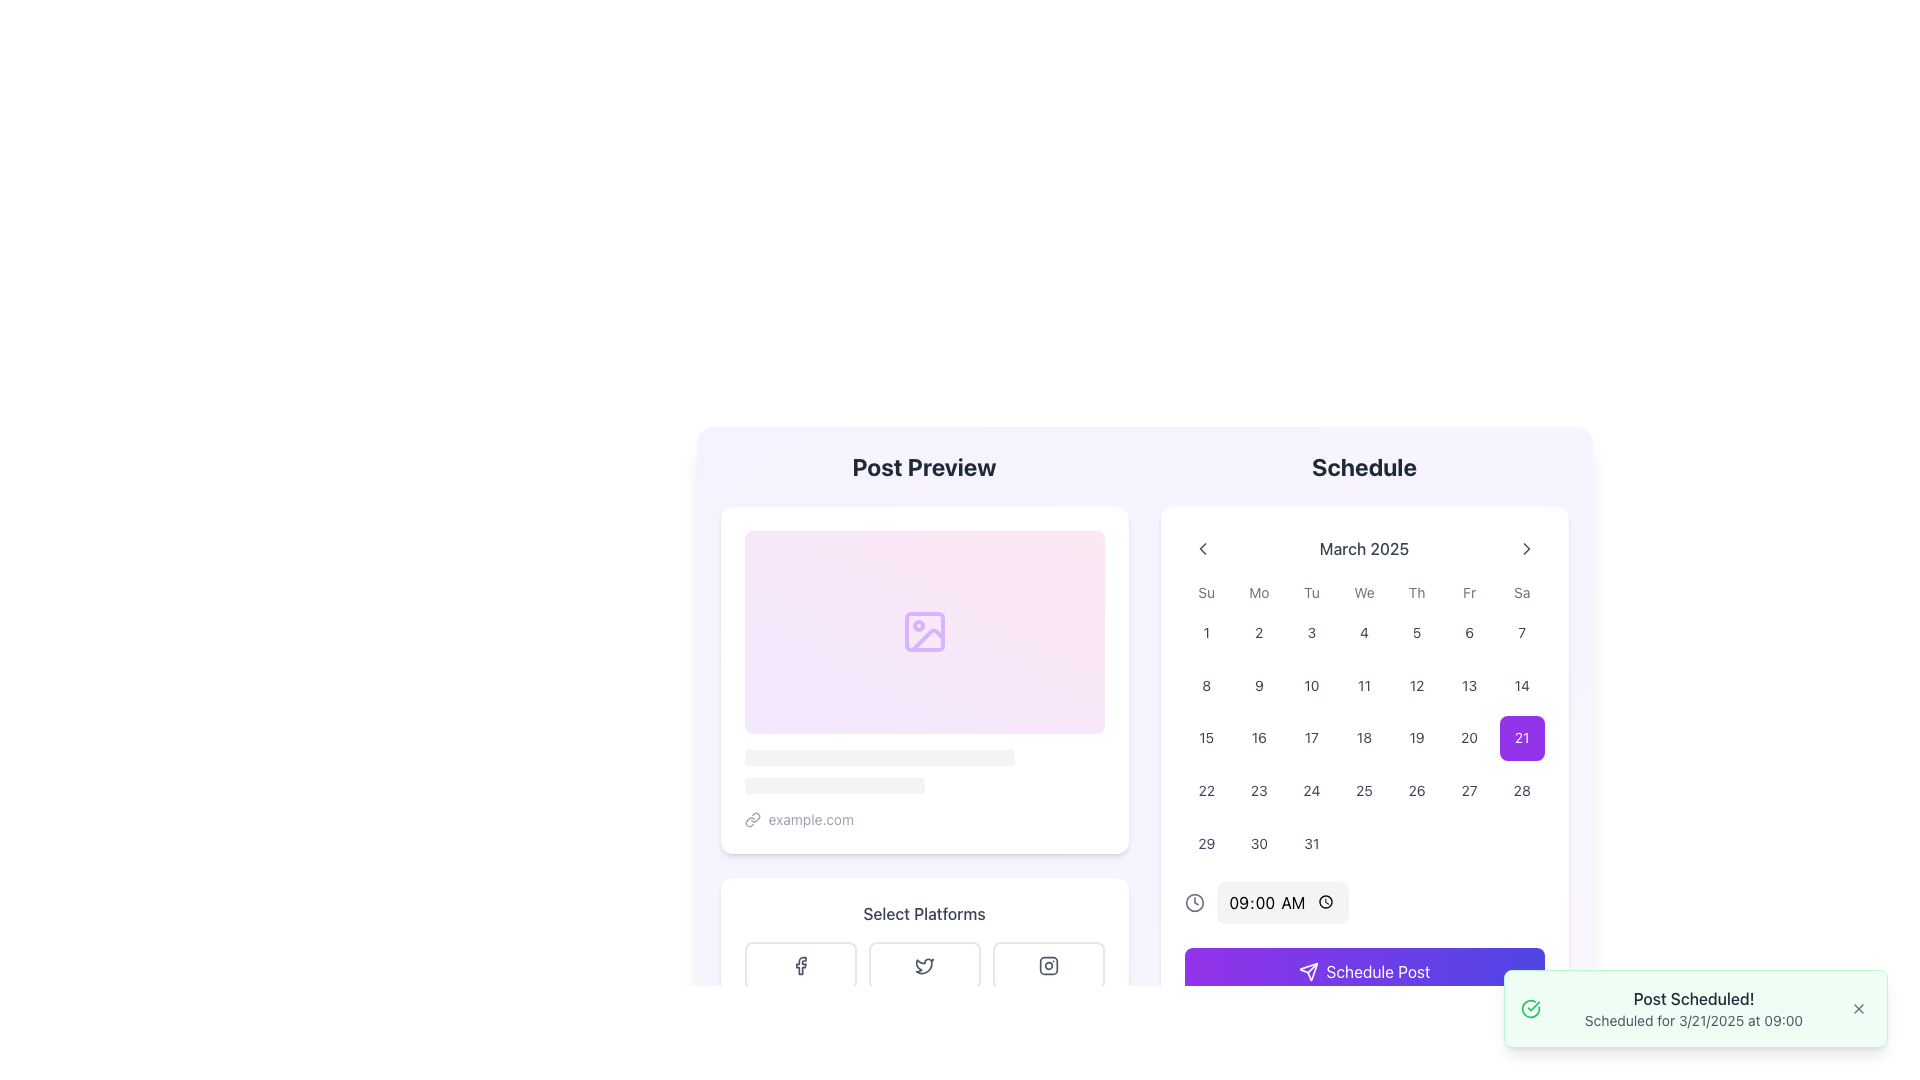  What do you see at coordinates (751, 819) in the screenshot?
I see `the chain link icon located to the left of the text 'example.com' in the 'Post Preview' section` at bounding box center [751, 819].